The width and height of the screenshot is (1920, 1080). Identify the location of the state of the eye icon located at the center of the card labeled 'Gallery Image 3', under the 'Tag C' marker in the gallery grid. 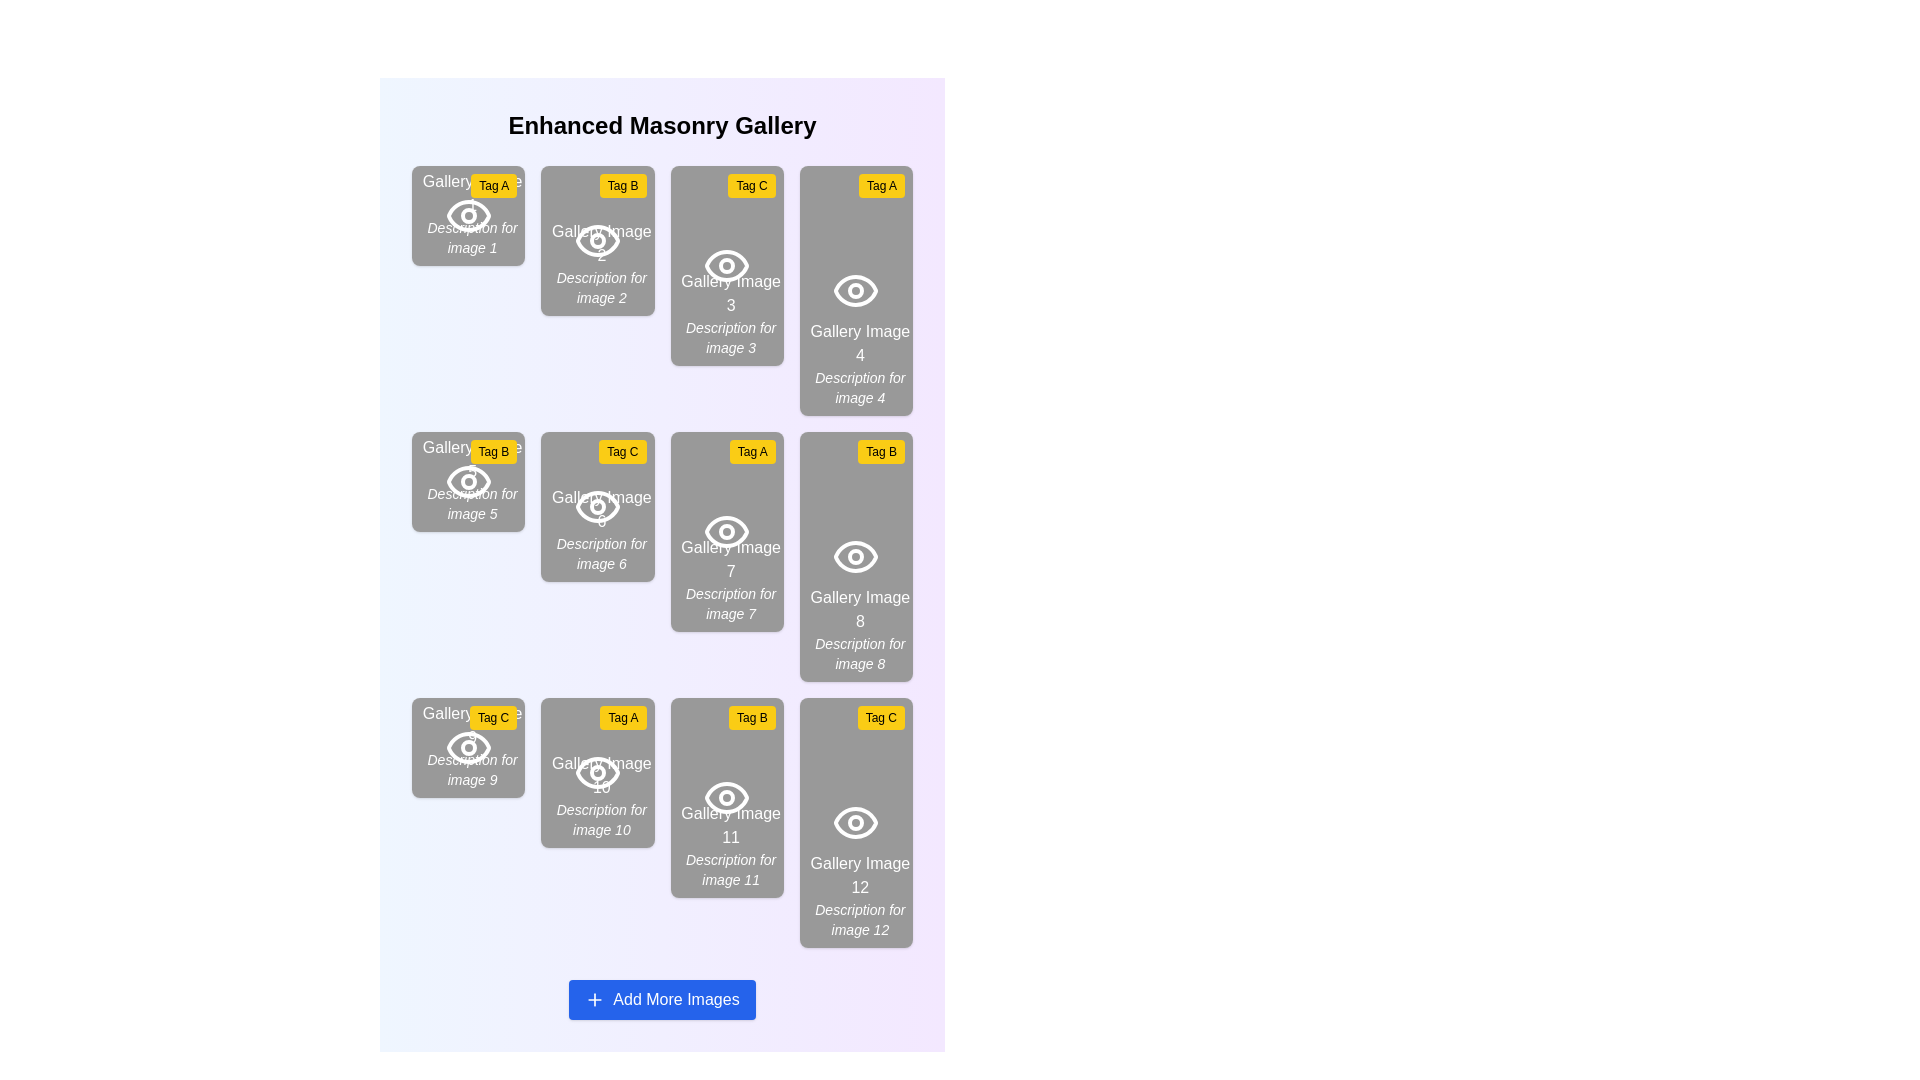
(726, 265).